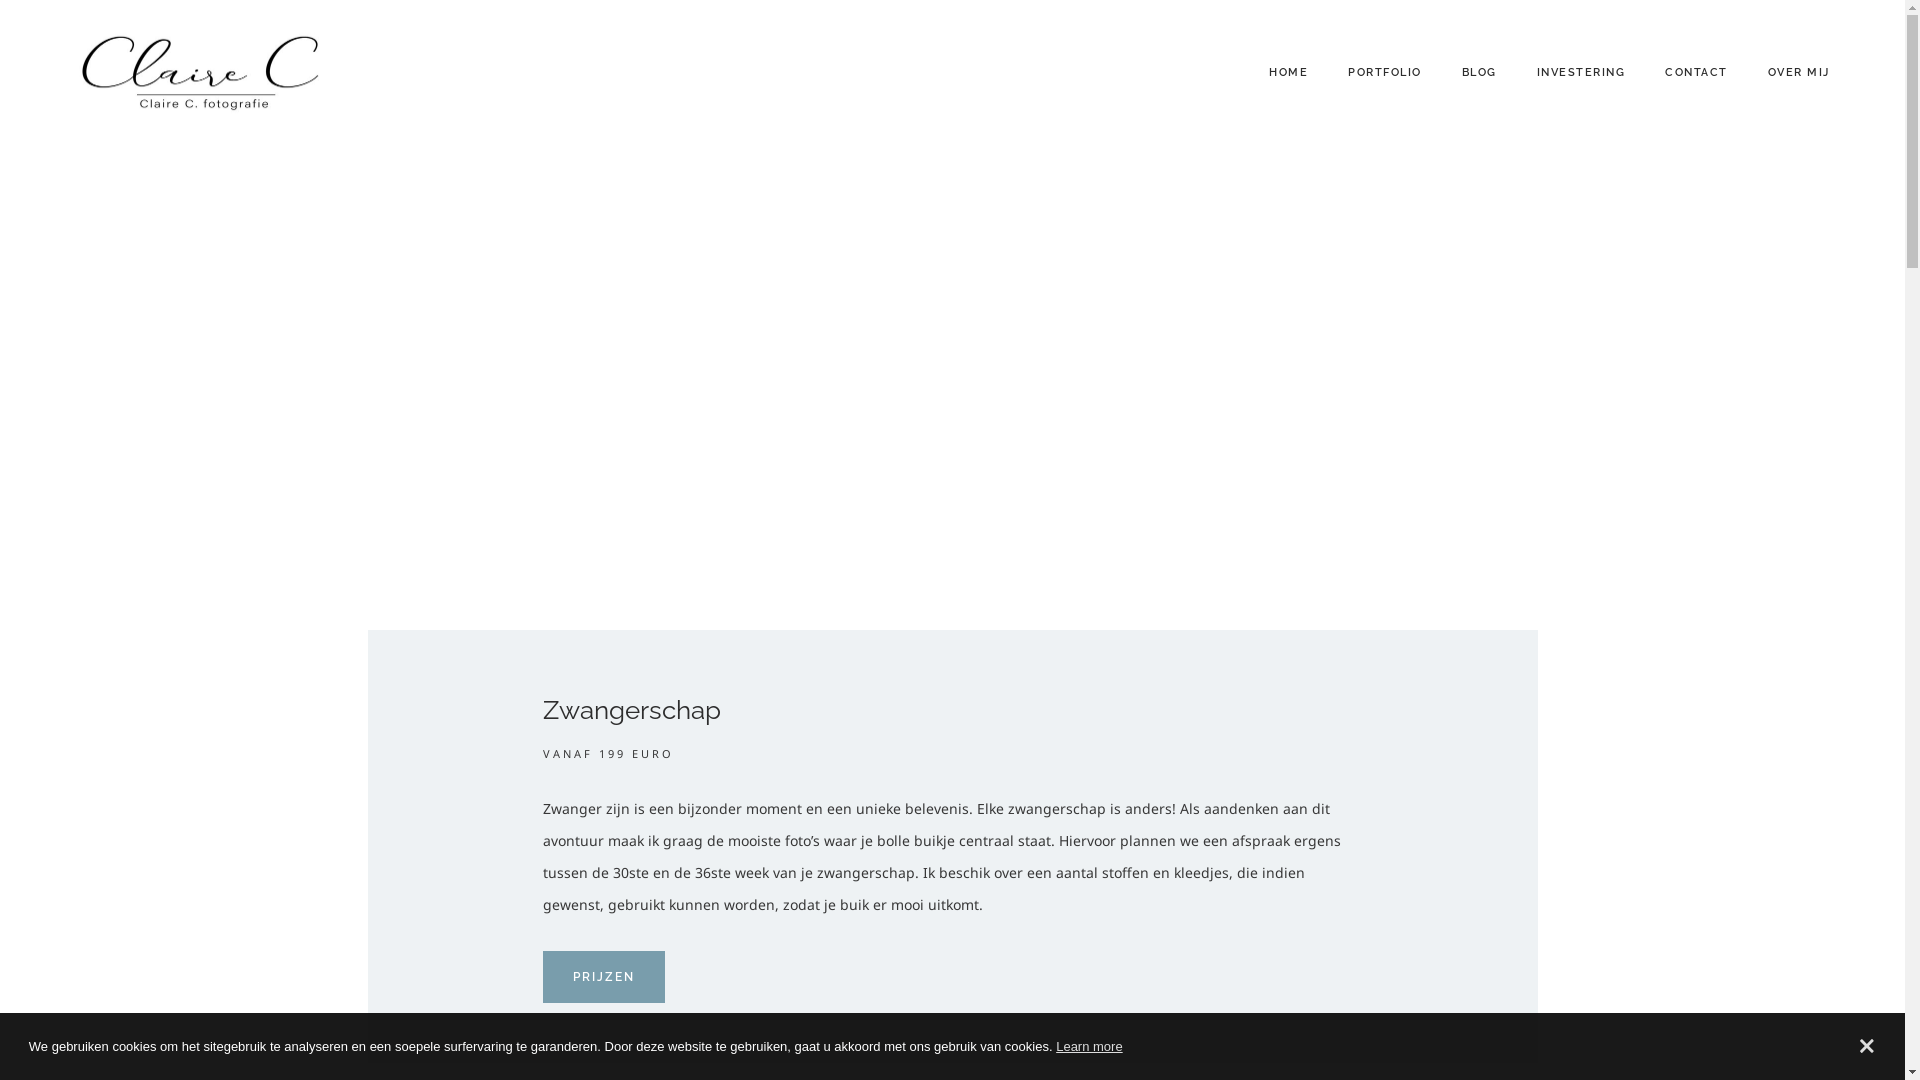 The height and width of the screenshot is (1080, 1920). Describe the element at coordinates (1088, 1045) in the screenshot. I see `'Learn more'` at that location.